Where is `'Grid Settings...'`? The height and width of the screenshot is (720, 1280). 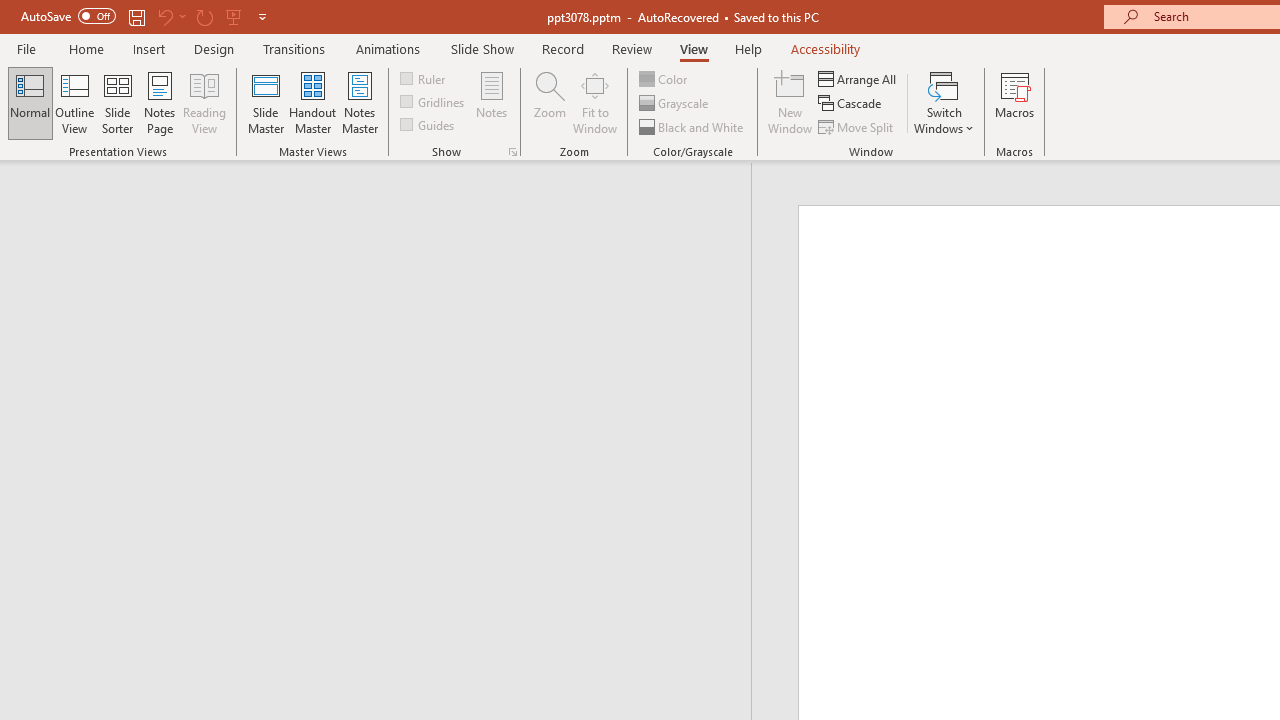 'Grid Settings...' is located at coordinates (513, 150).